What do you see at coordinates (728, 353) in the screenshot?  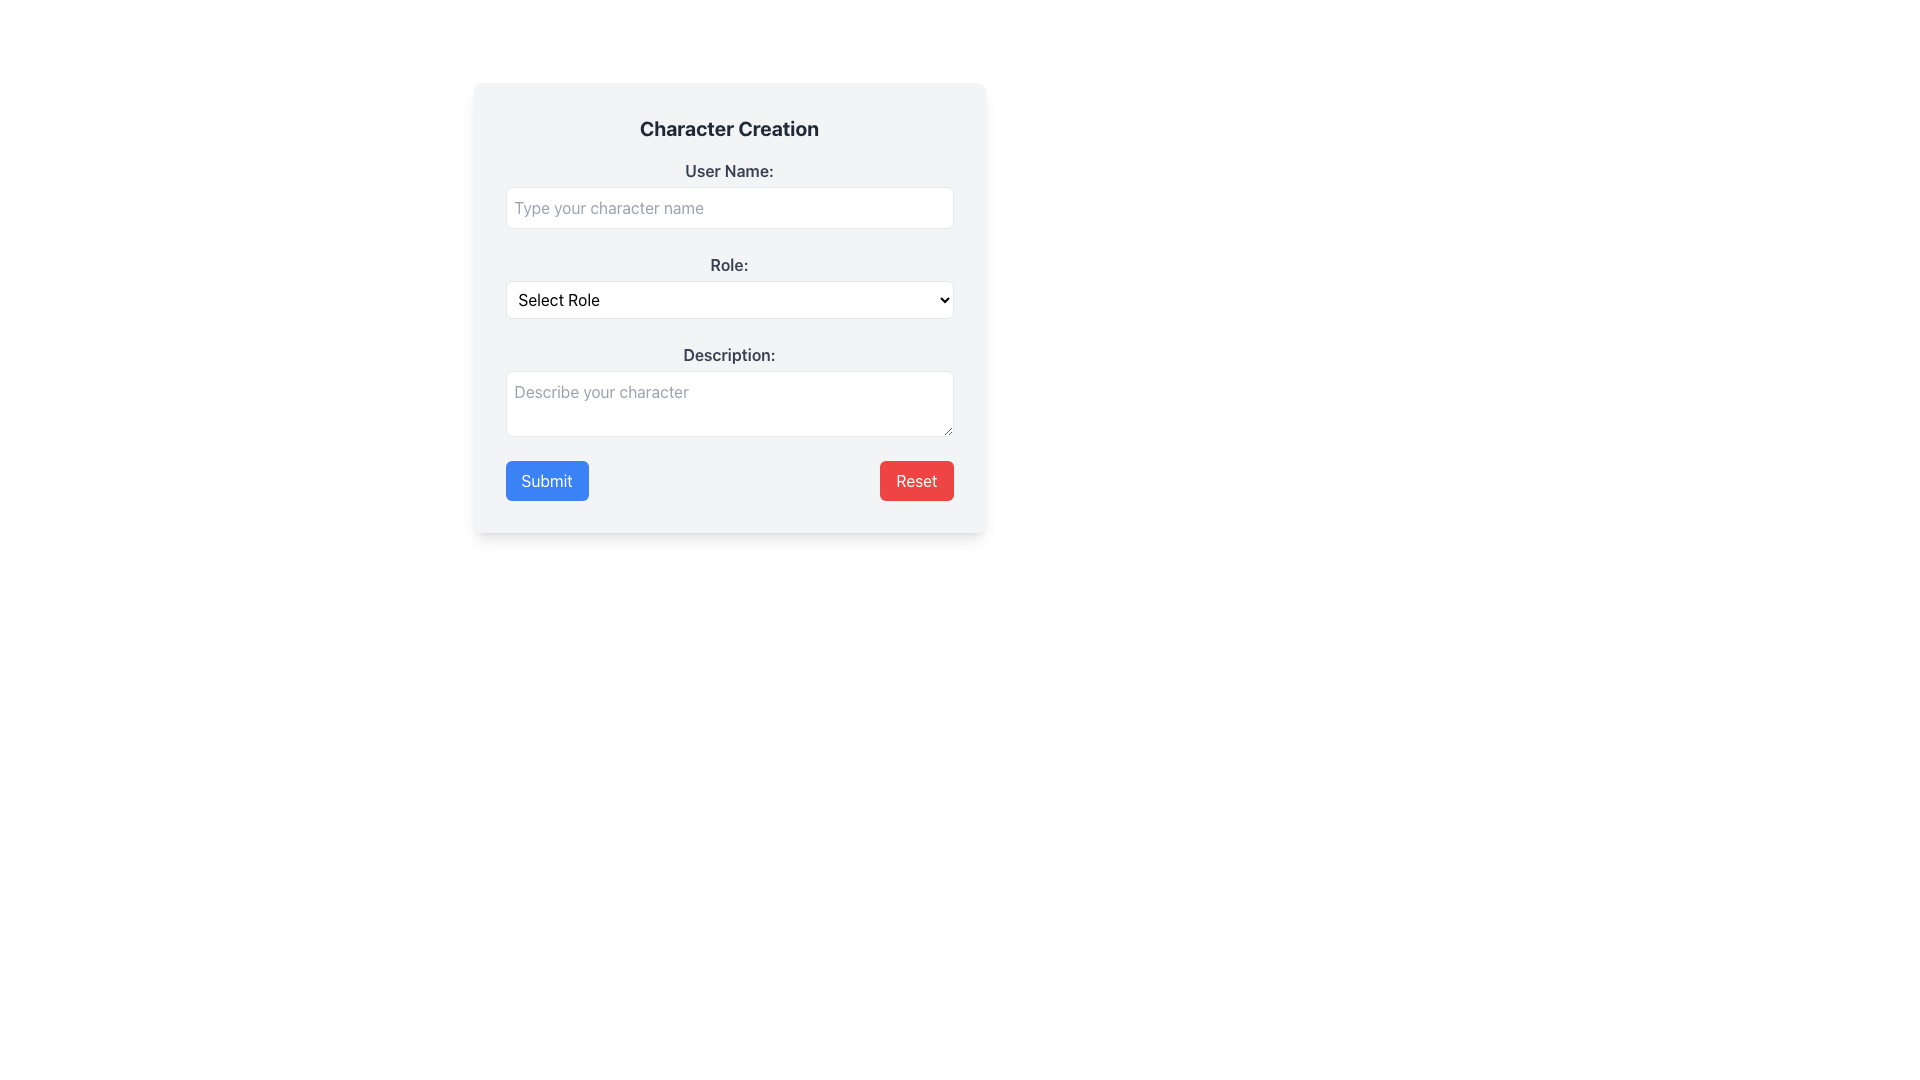 I see `the Text label indicating the description area for the character, which is positioned directly above the multiline text input field labeled 'Describe your character.'` at bounding box center [728, 353].